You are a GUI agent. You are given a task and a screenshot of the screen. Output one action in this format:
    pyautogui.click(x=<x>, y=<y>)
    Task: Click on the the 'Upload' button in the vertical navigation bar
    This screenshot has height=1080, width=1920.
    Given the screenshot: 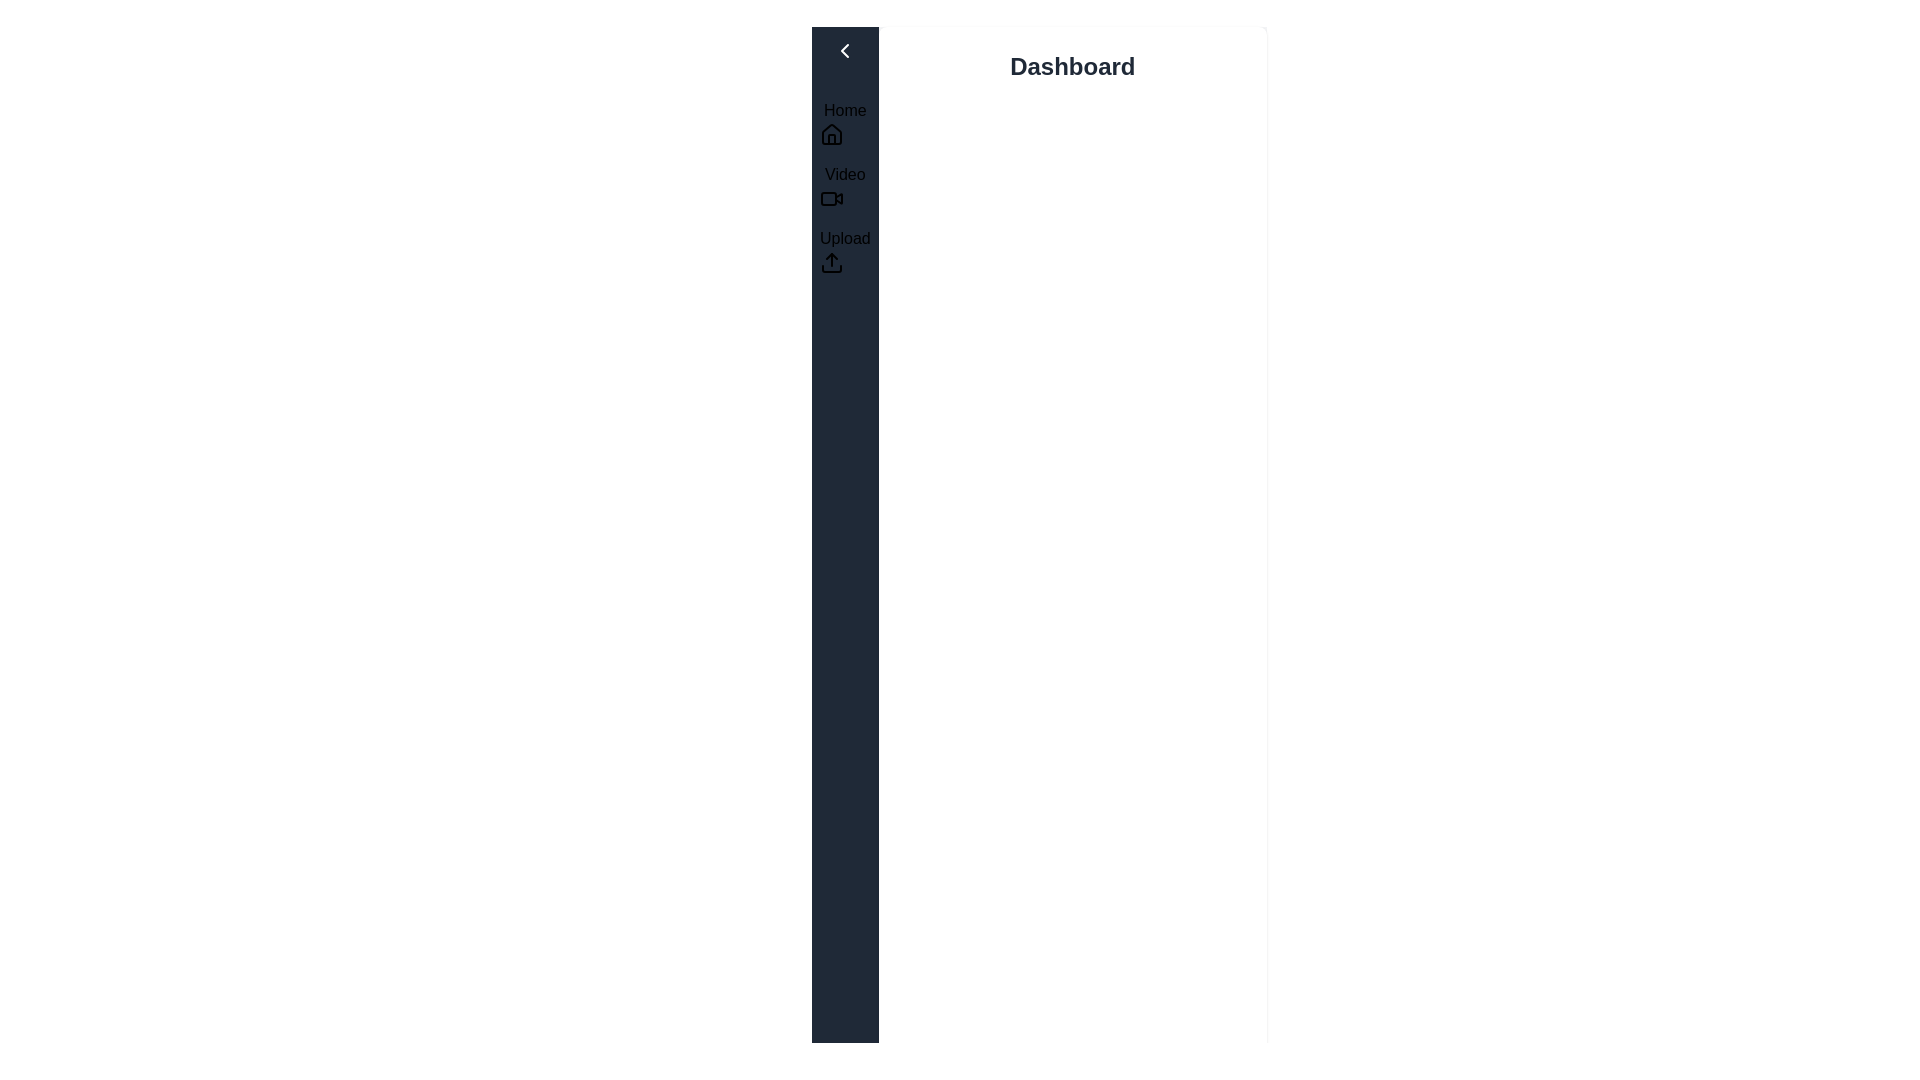 What is the action you would take?
    pyautogui.click(x=845, y=249)
    